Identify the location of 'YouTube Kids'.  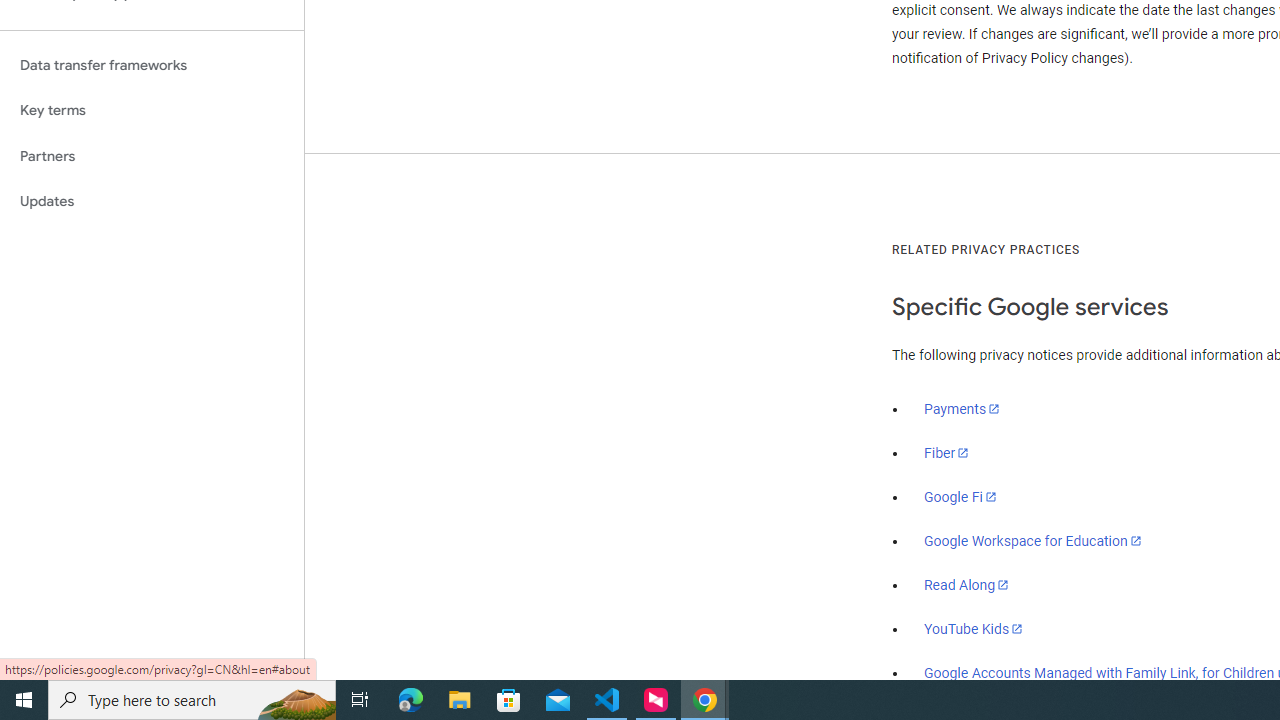
(974, 627).